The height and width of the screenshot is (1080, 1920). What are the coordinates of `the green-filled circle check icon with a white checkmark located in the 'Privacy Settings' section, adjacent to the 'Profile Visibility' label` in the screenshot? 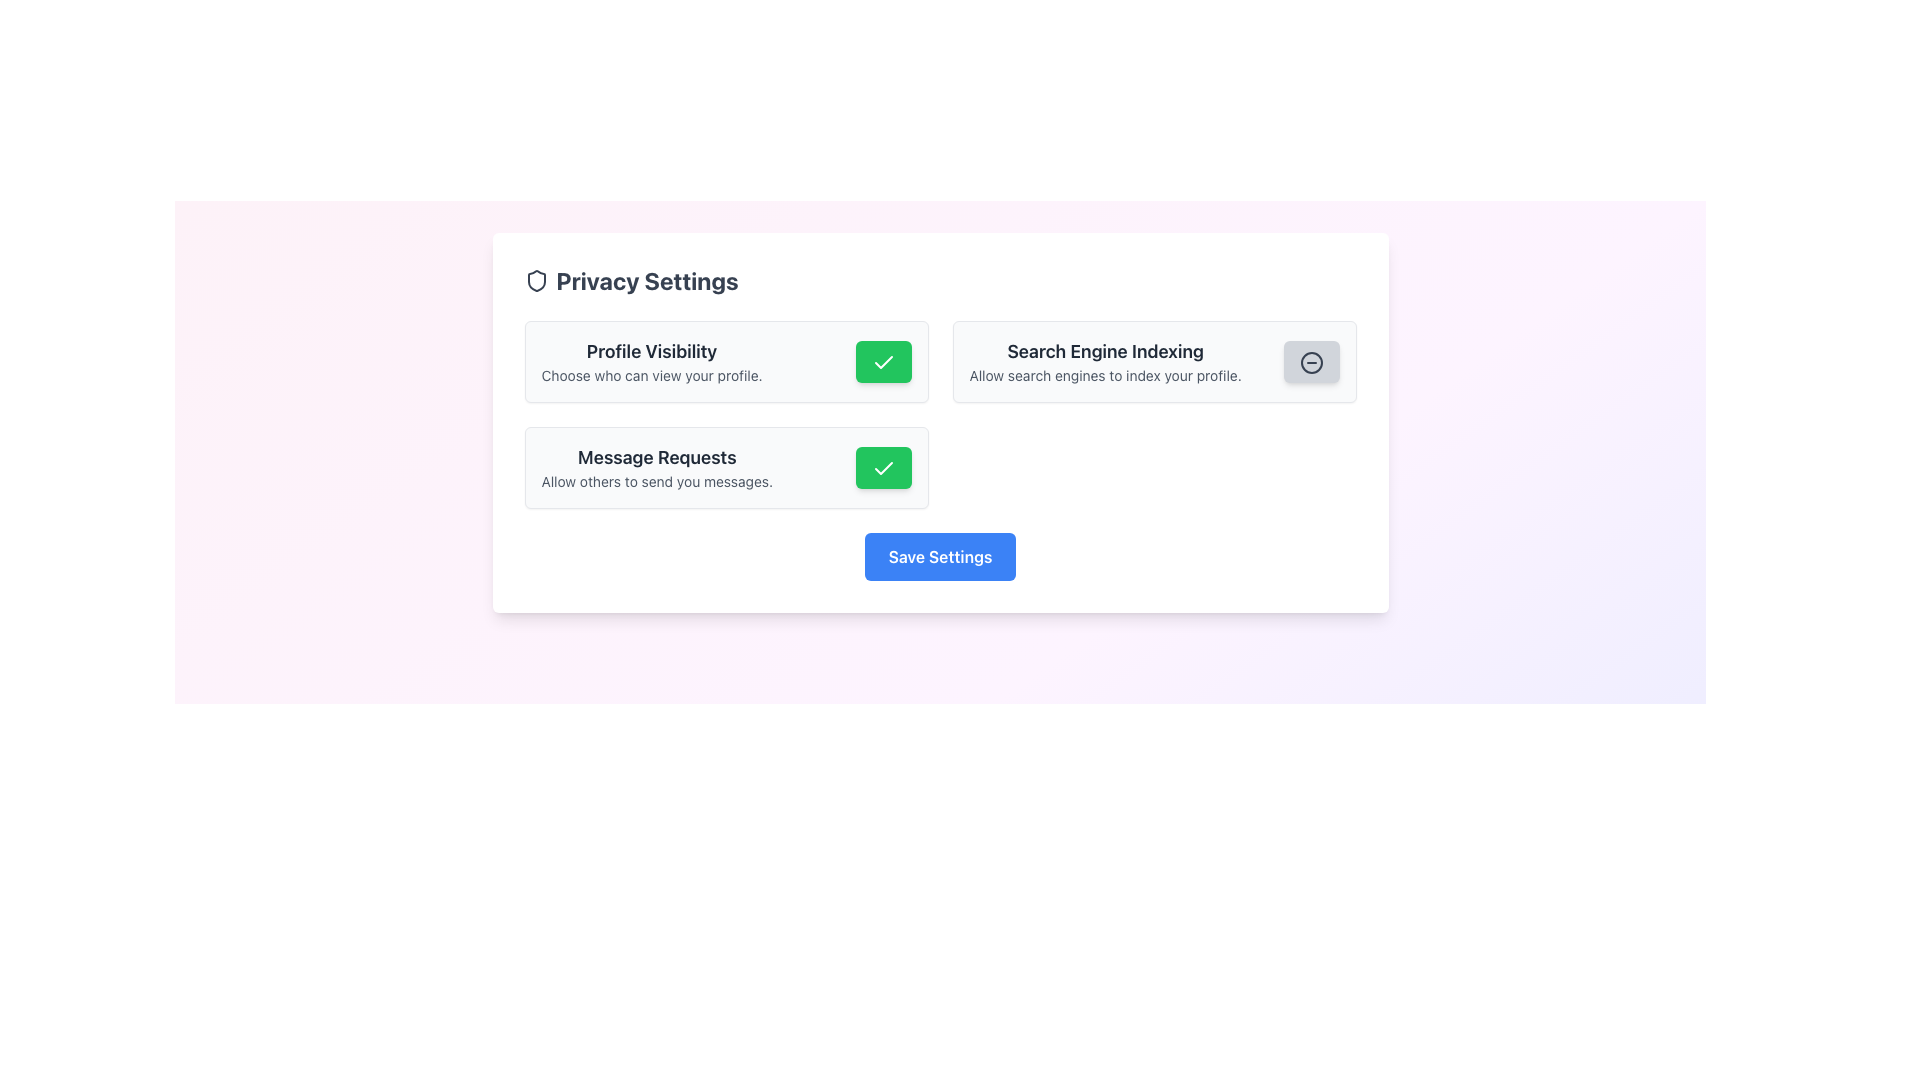 It's located at (882, 362).